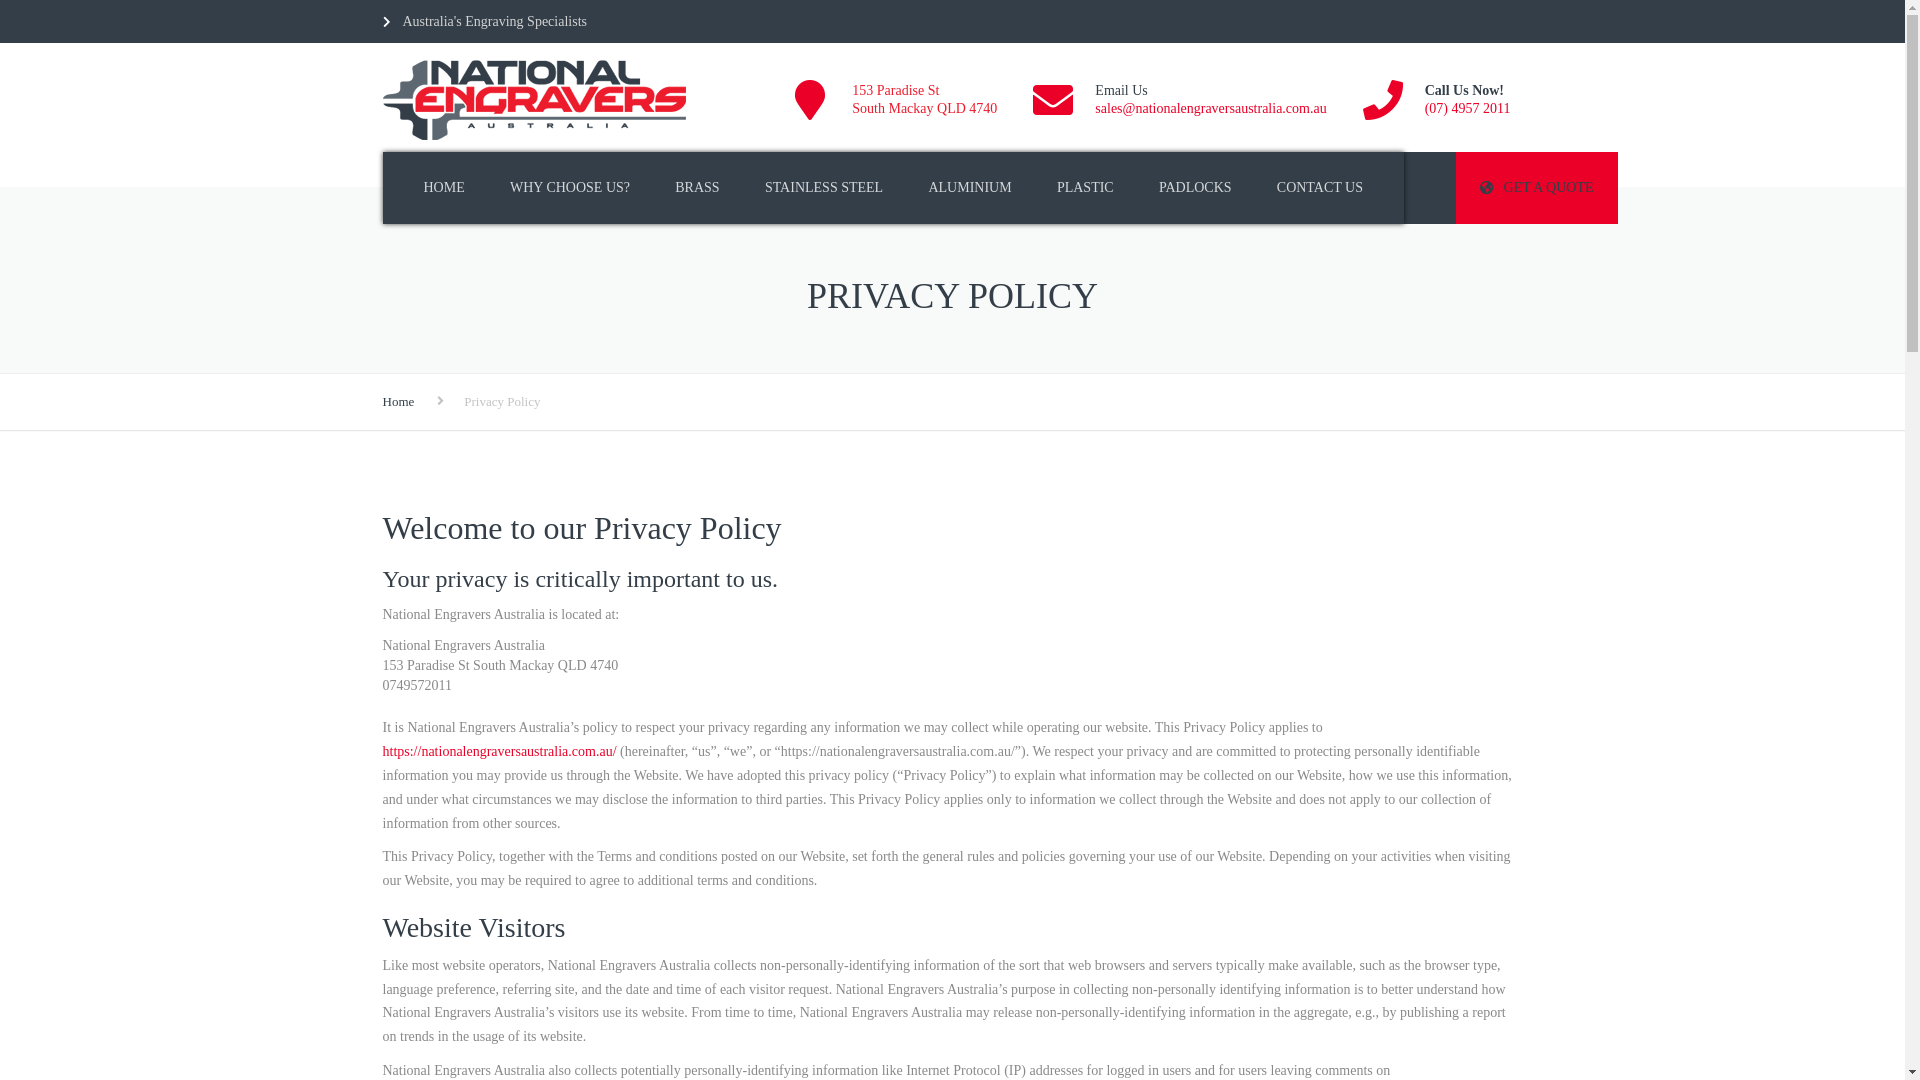 The image size is (1920, 1080). Describe the element at coordinates (398, 401) in the screenshot. I see `'Home'` at that location.